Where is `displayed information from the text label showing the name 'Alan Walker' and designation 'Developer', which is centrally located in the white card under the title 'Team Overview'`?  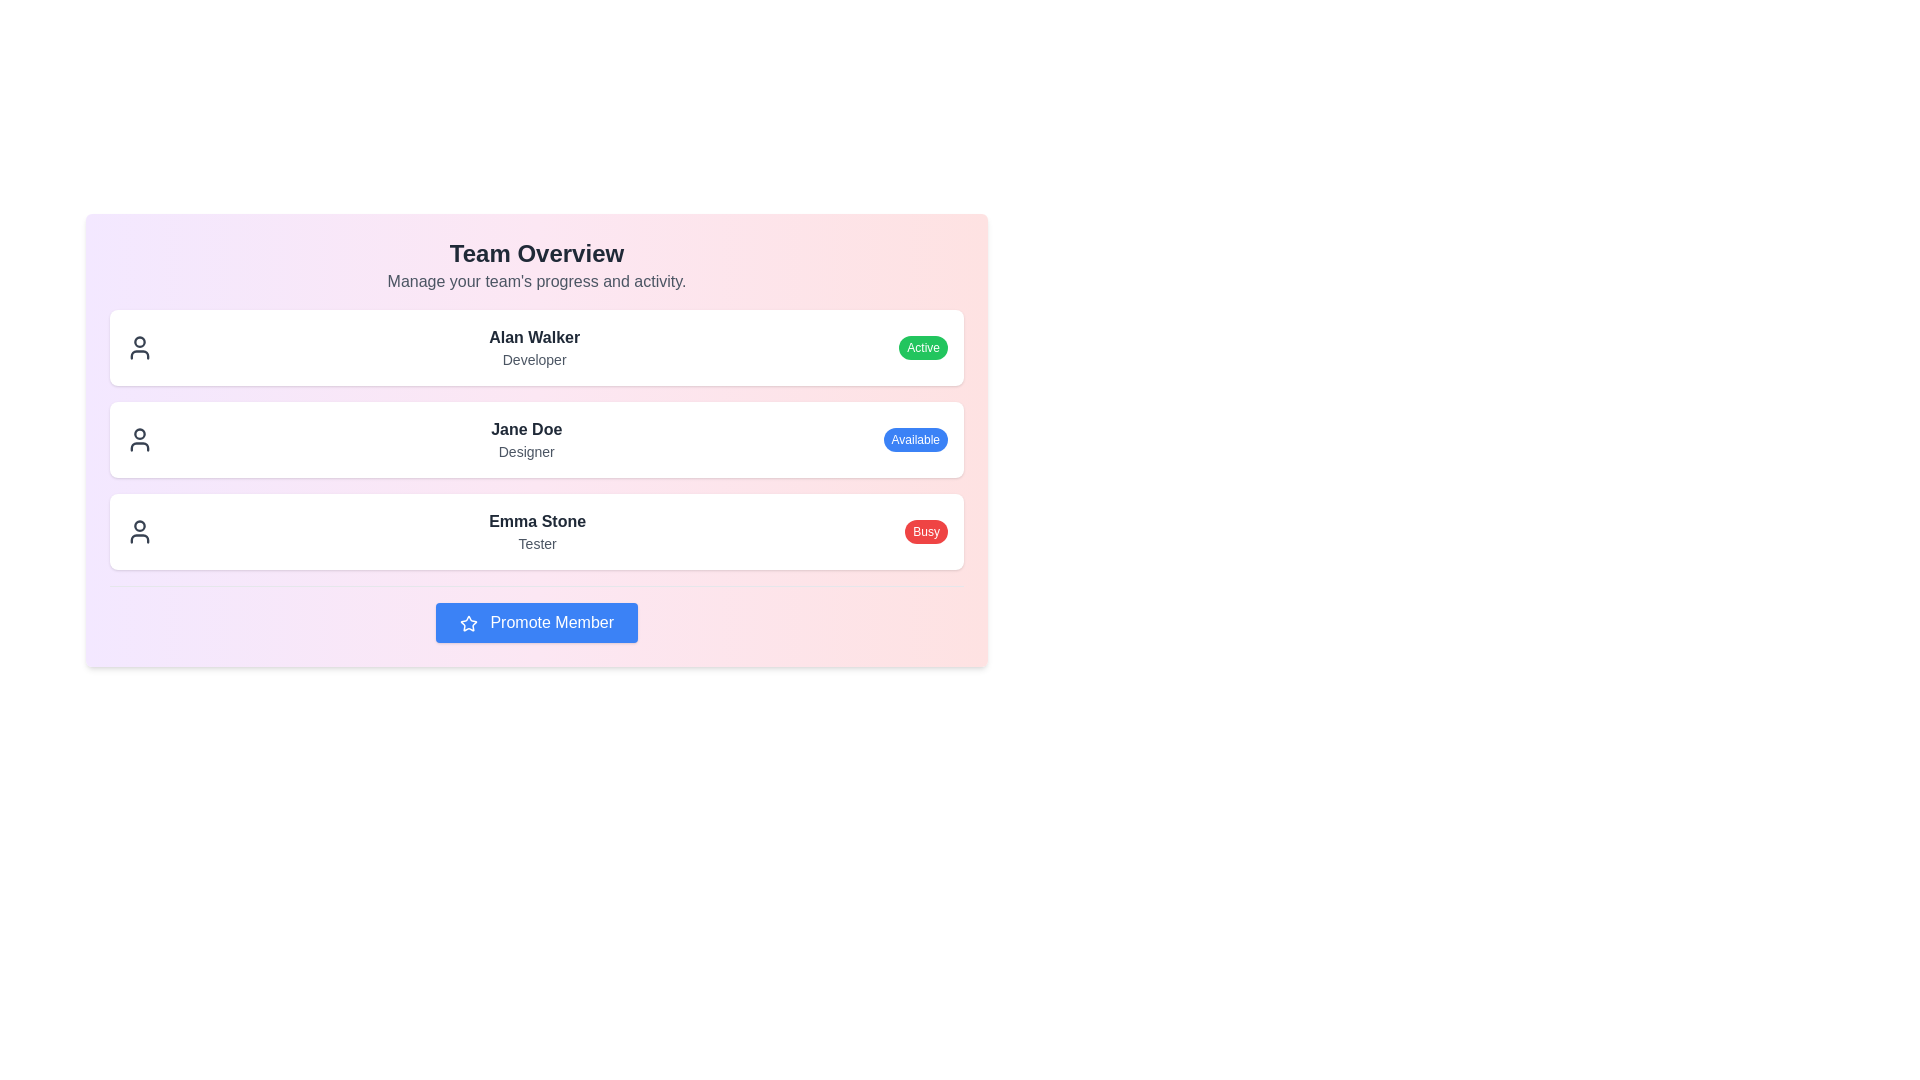 displayed information from the text label showing the name 'Alan Walker' and designation 'Developer', which is centrally located in the white card under the title 'Team Overview' is located at coordinates (534, 346).